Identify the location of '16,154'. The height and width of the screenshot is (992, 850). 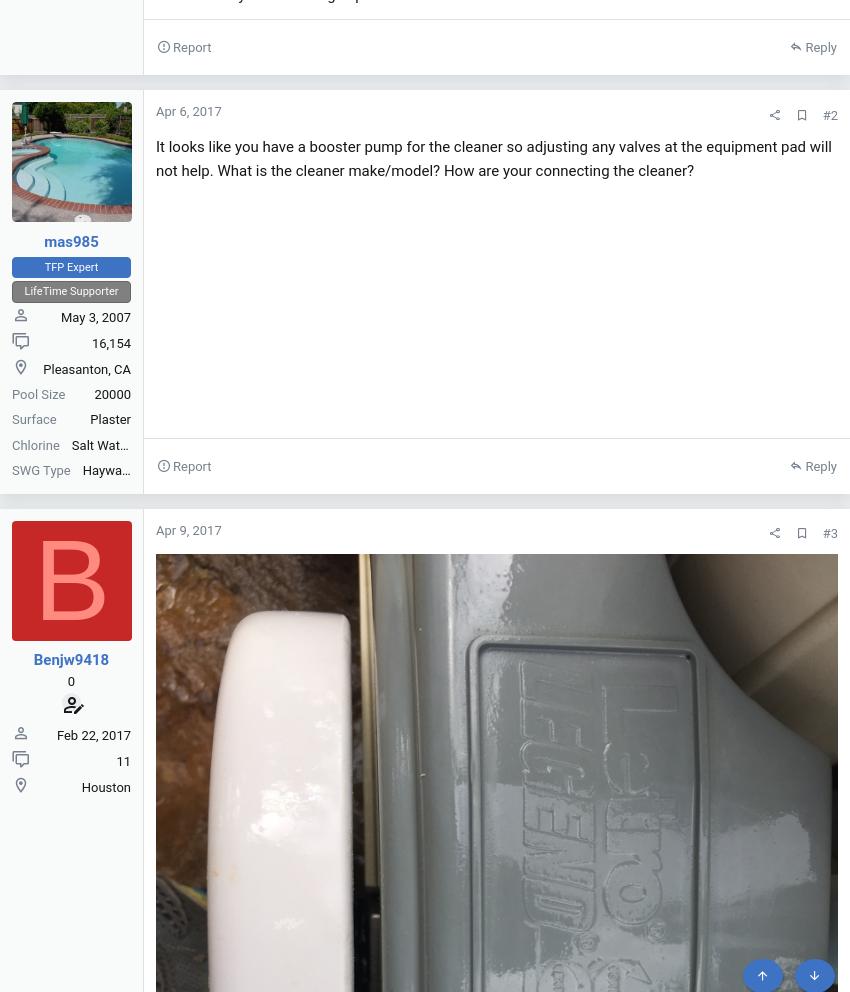
(110, 341).